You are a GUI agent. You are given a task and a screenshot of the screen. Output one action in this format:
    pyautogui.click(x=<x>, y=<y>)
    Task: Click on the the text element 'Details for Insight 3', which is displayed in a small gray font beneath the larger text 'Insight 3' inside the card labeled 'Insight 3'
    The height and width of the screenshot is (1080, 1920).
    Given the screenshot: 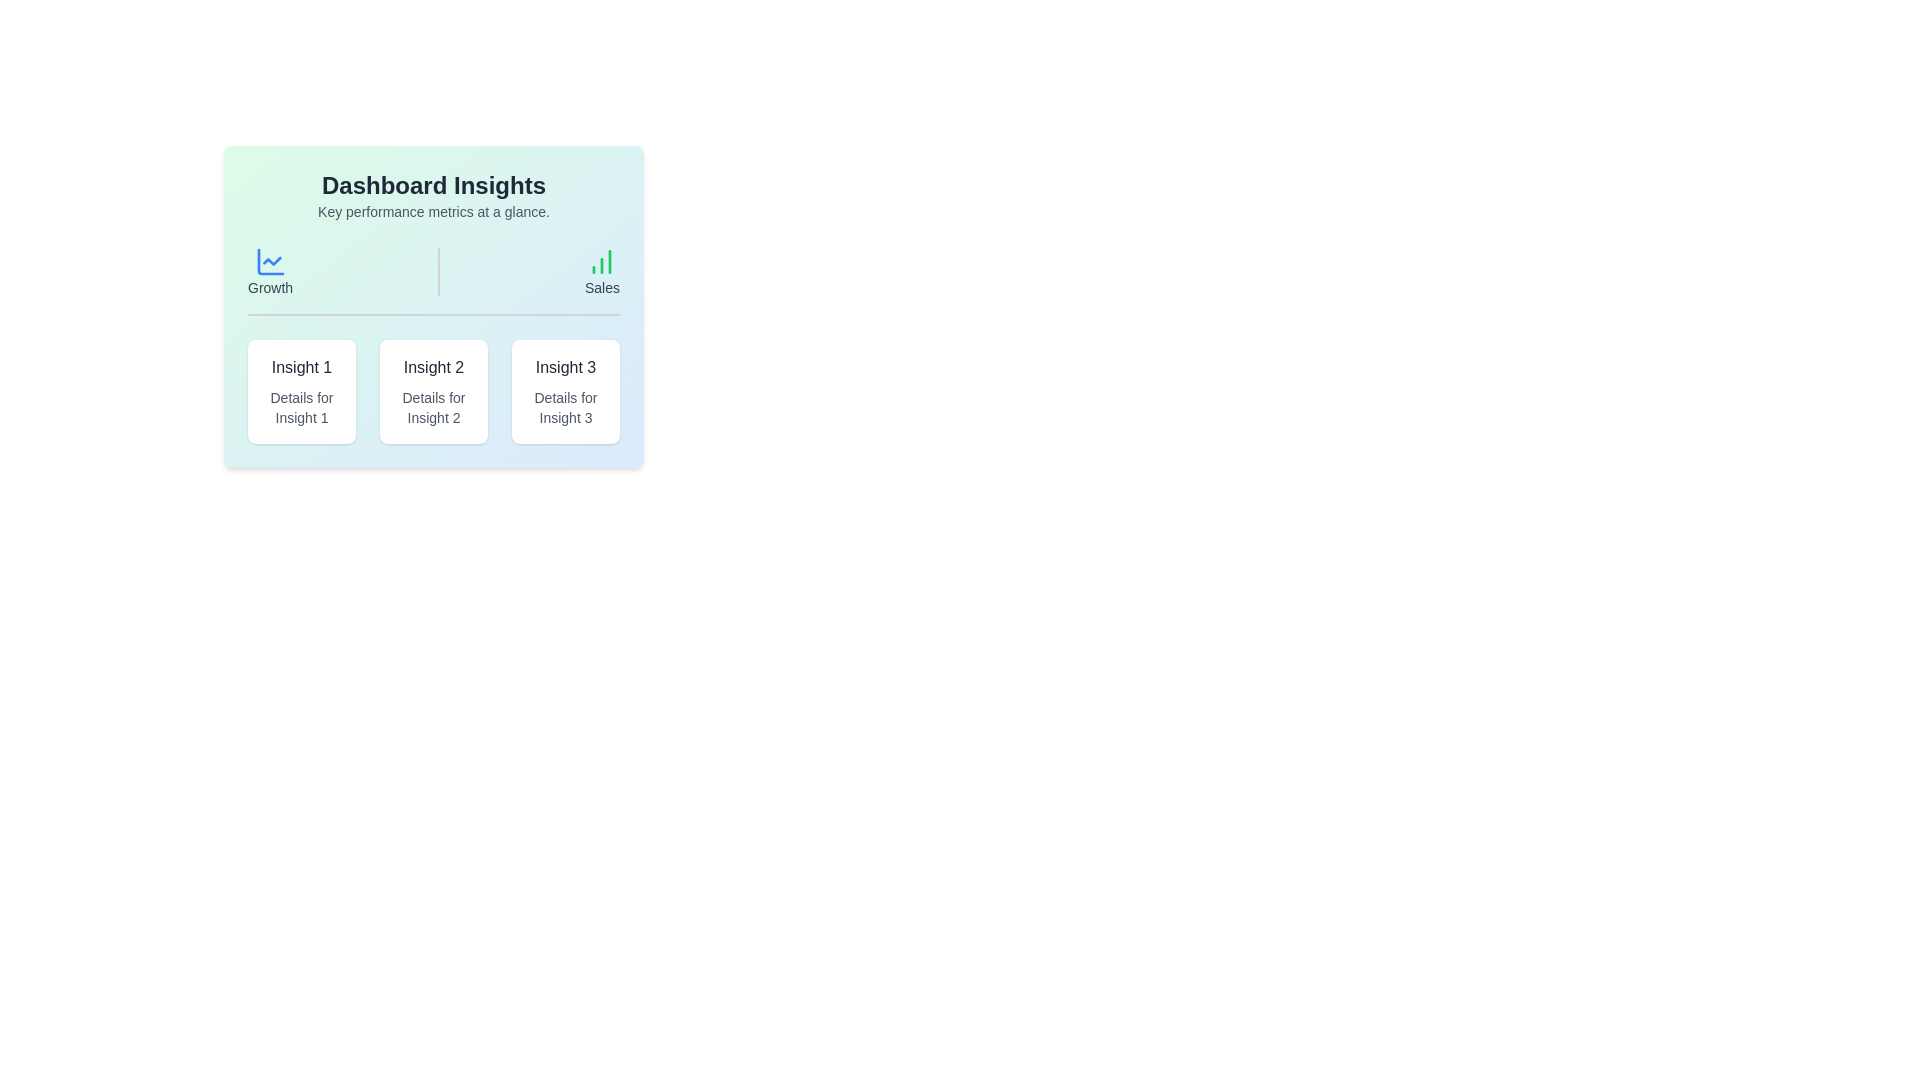 What is the action you would take?
    pyautogui.click(x=565, y=407)
    